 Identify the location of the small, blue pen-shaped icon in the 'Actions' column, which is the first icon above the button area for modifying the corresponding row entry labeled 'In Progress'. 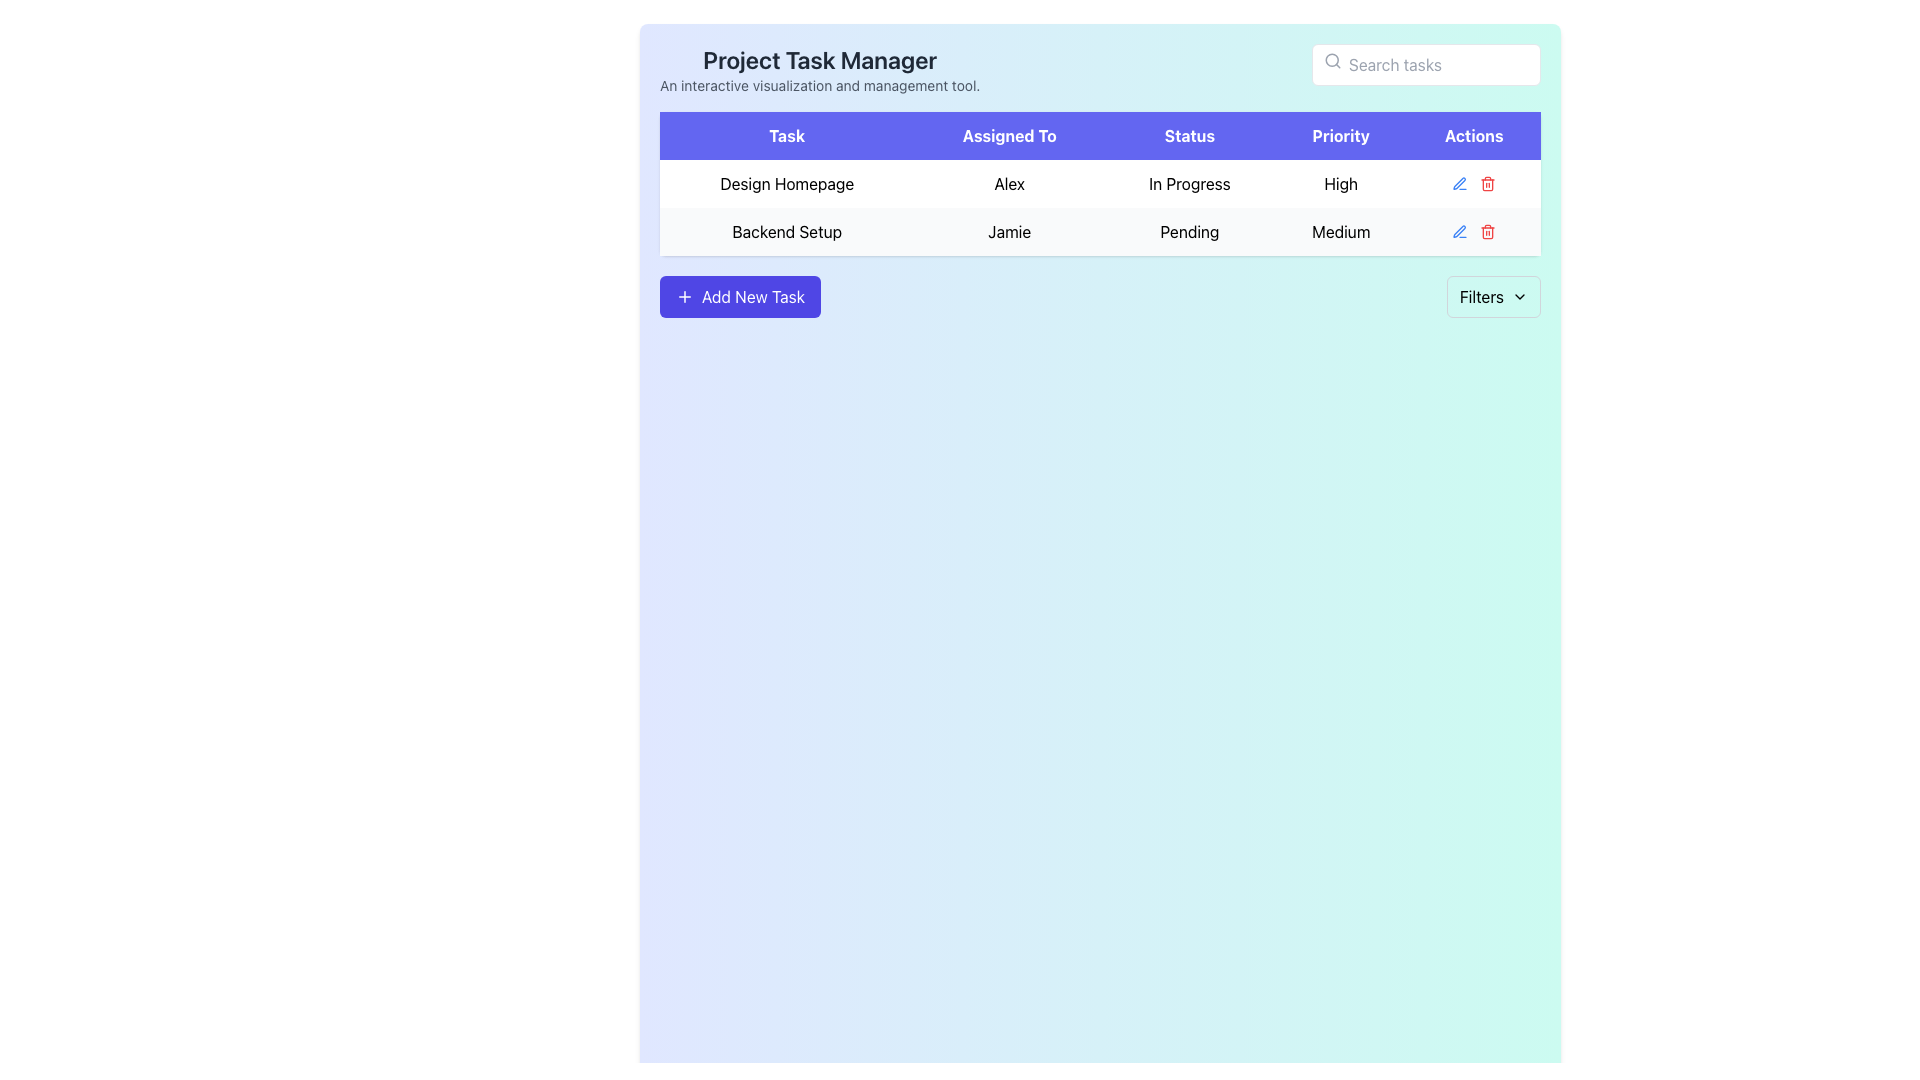
(1460, 230).